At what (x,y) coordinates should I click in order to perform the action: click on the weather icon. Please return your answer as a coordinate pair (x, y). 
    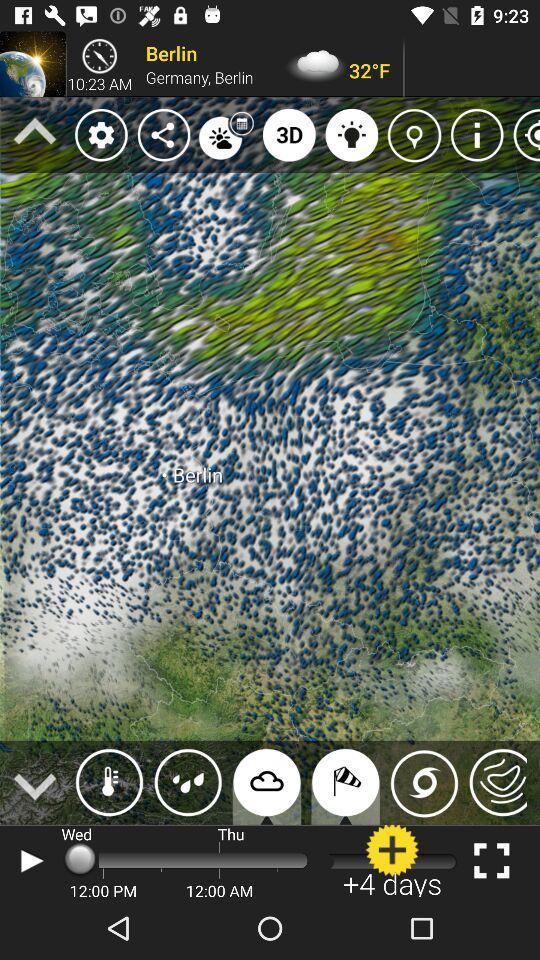
    Looking at the image, I should click on (109, 782).